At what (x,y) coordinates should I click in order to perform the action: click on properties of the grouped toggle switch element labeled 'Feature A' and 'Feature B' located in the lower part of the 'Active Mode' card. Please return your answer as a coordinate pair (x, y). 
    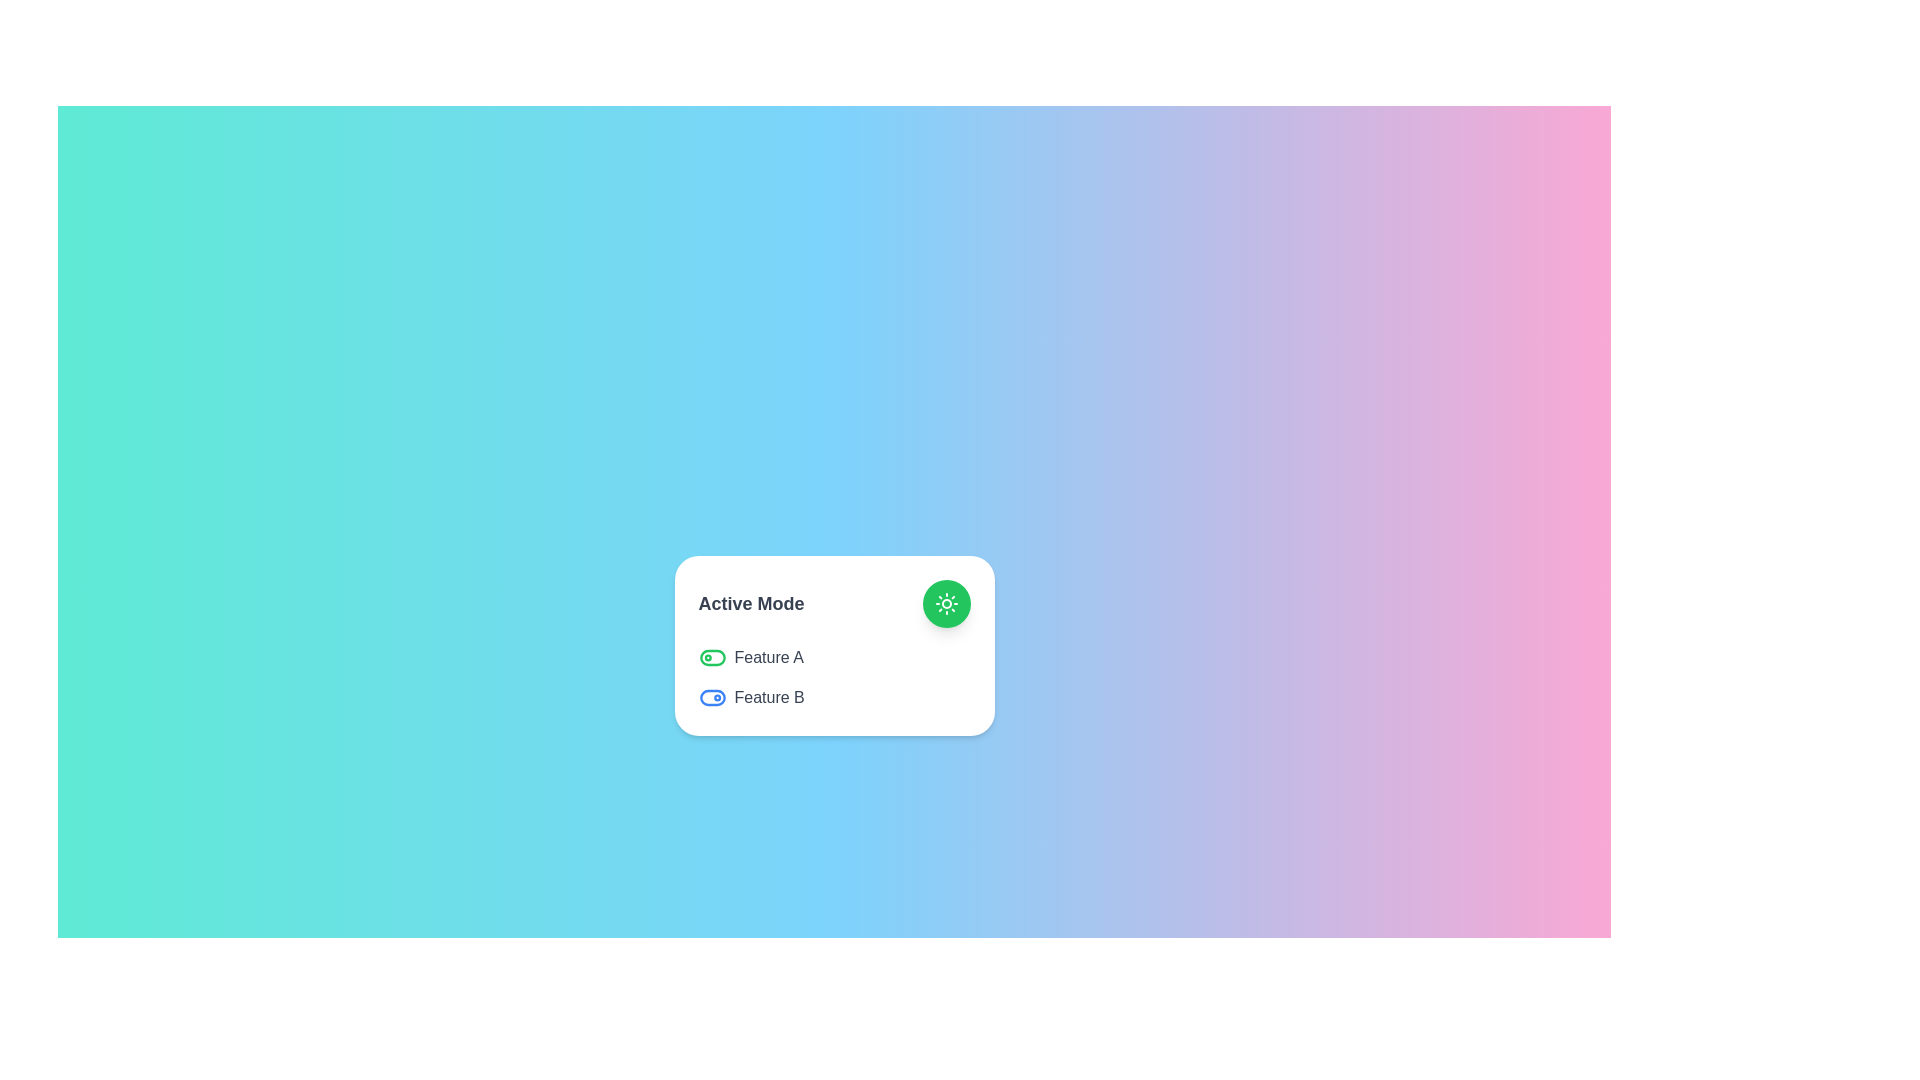
    Looking at the image, I should click on (834, 677).